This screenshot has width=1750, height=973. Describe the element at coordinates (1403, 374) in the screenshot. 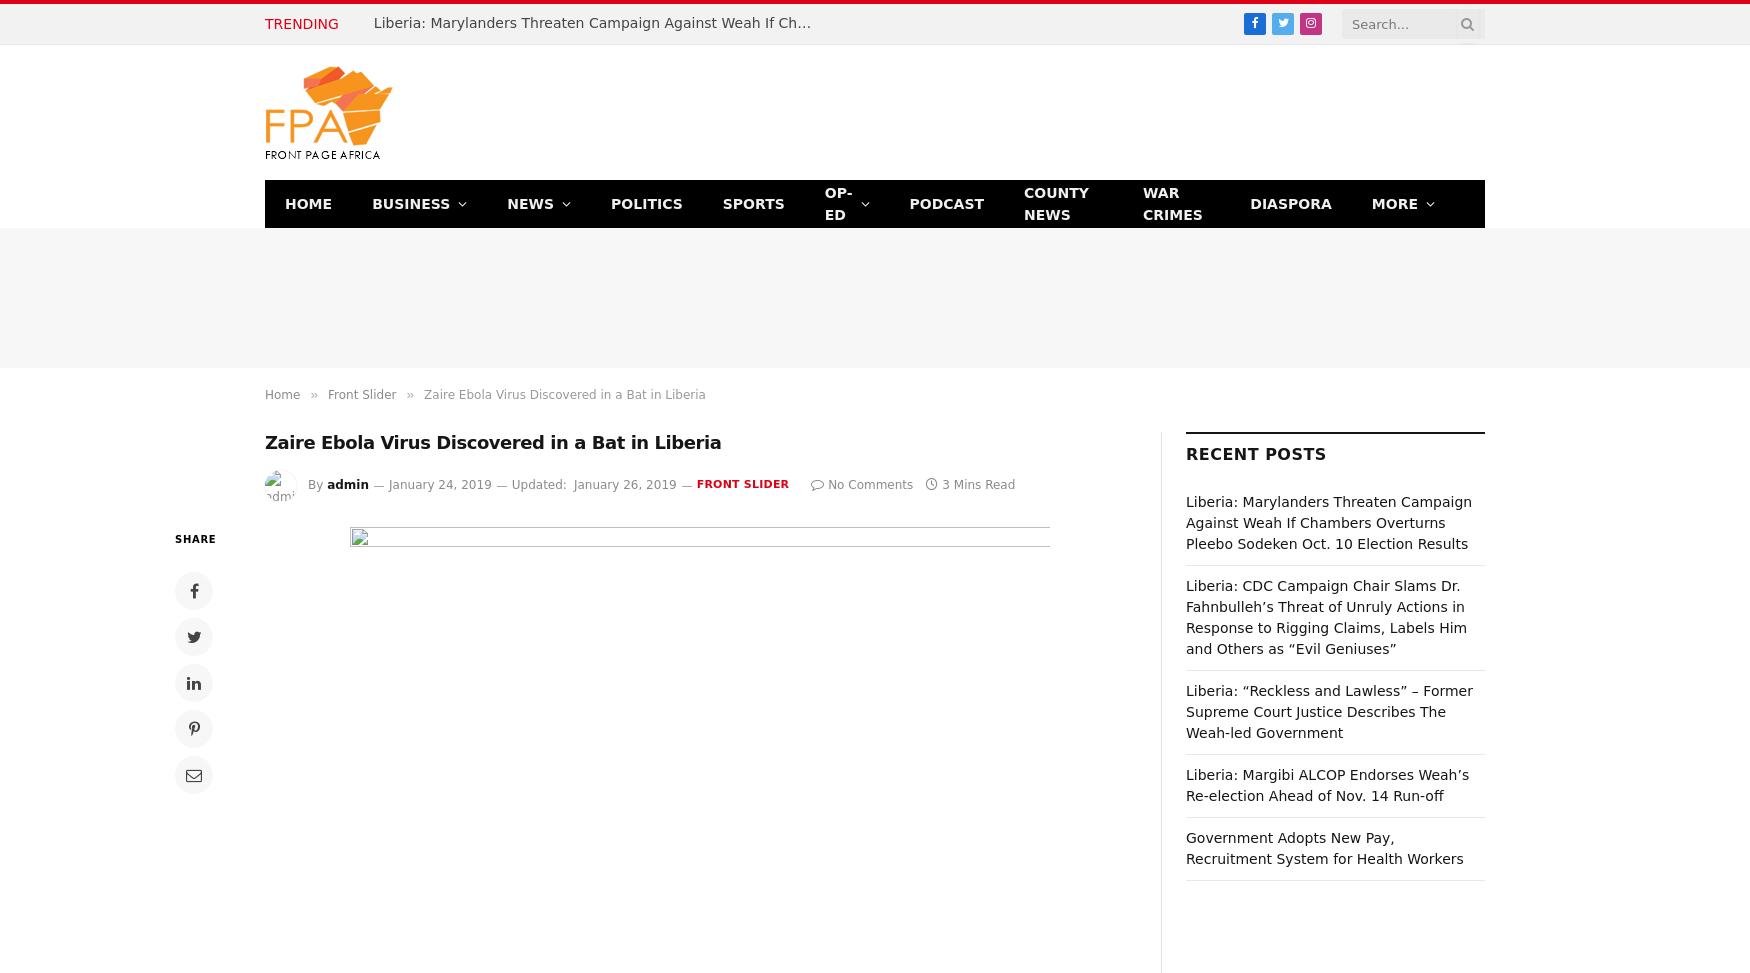

I see `'Obituary'` at that location.